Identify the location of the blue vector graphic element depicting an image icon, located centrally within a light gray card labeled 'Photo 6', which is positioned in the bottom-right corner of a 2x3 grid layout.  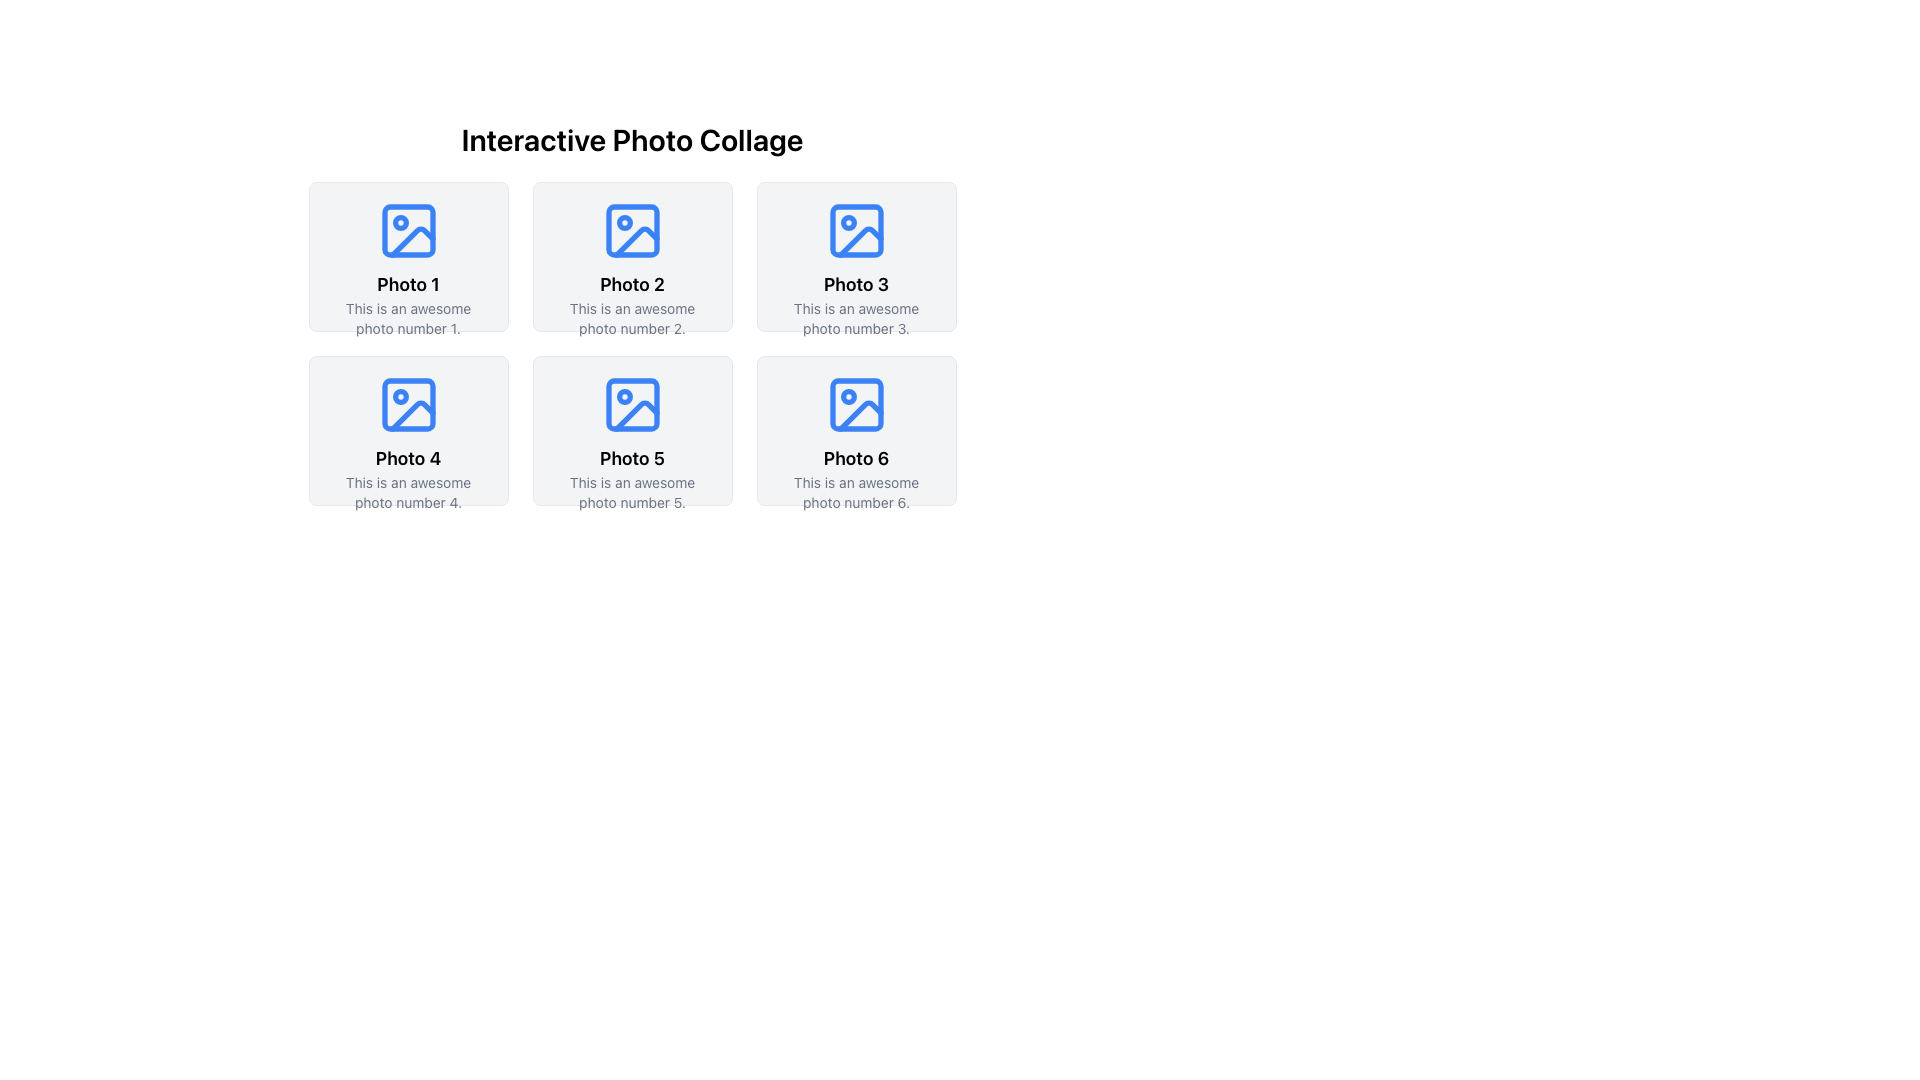
(856, 405).